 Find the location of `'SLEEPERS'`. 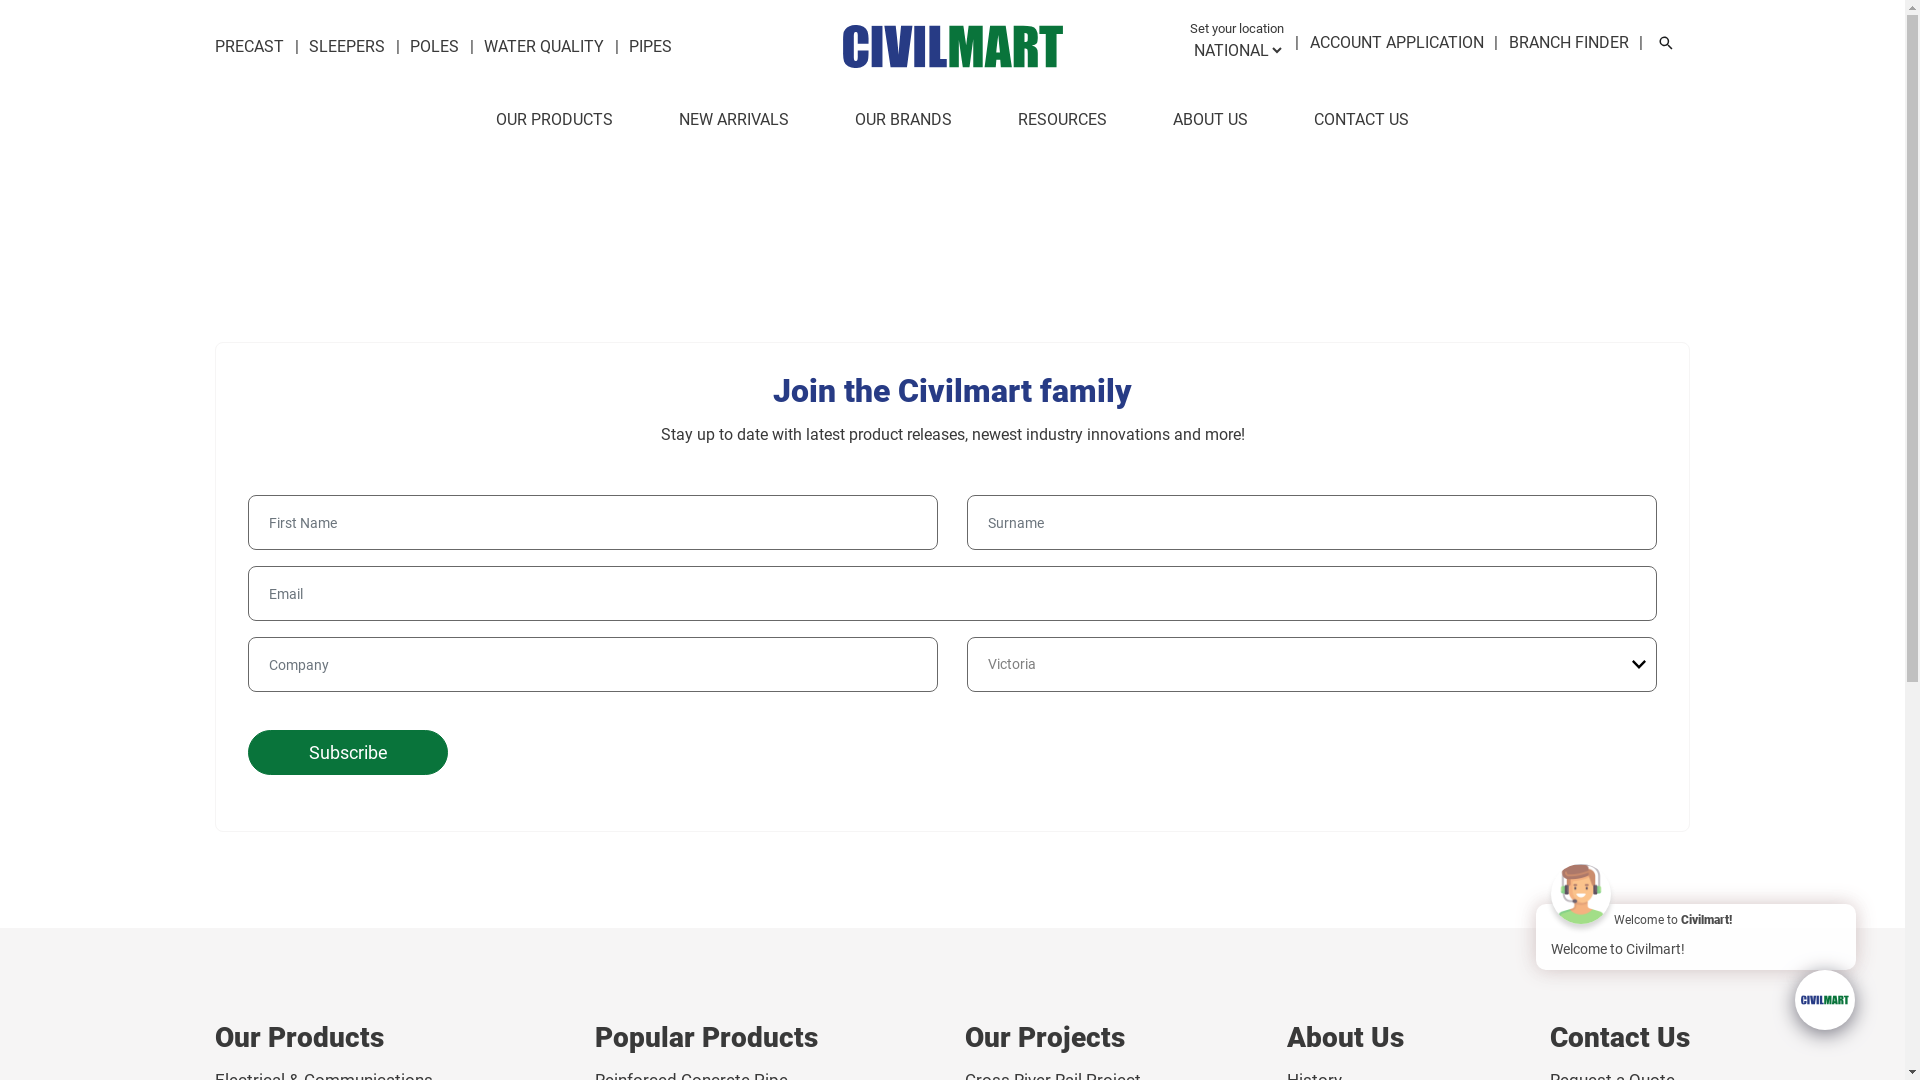

'SLEEPERS' is located at coordinates (307, 45).